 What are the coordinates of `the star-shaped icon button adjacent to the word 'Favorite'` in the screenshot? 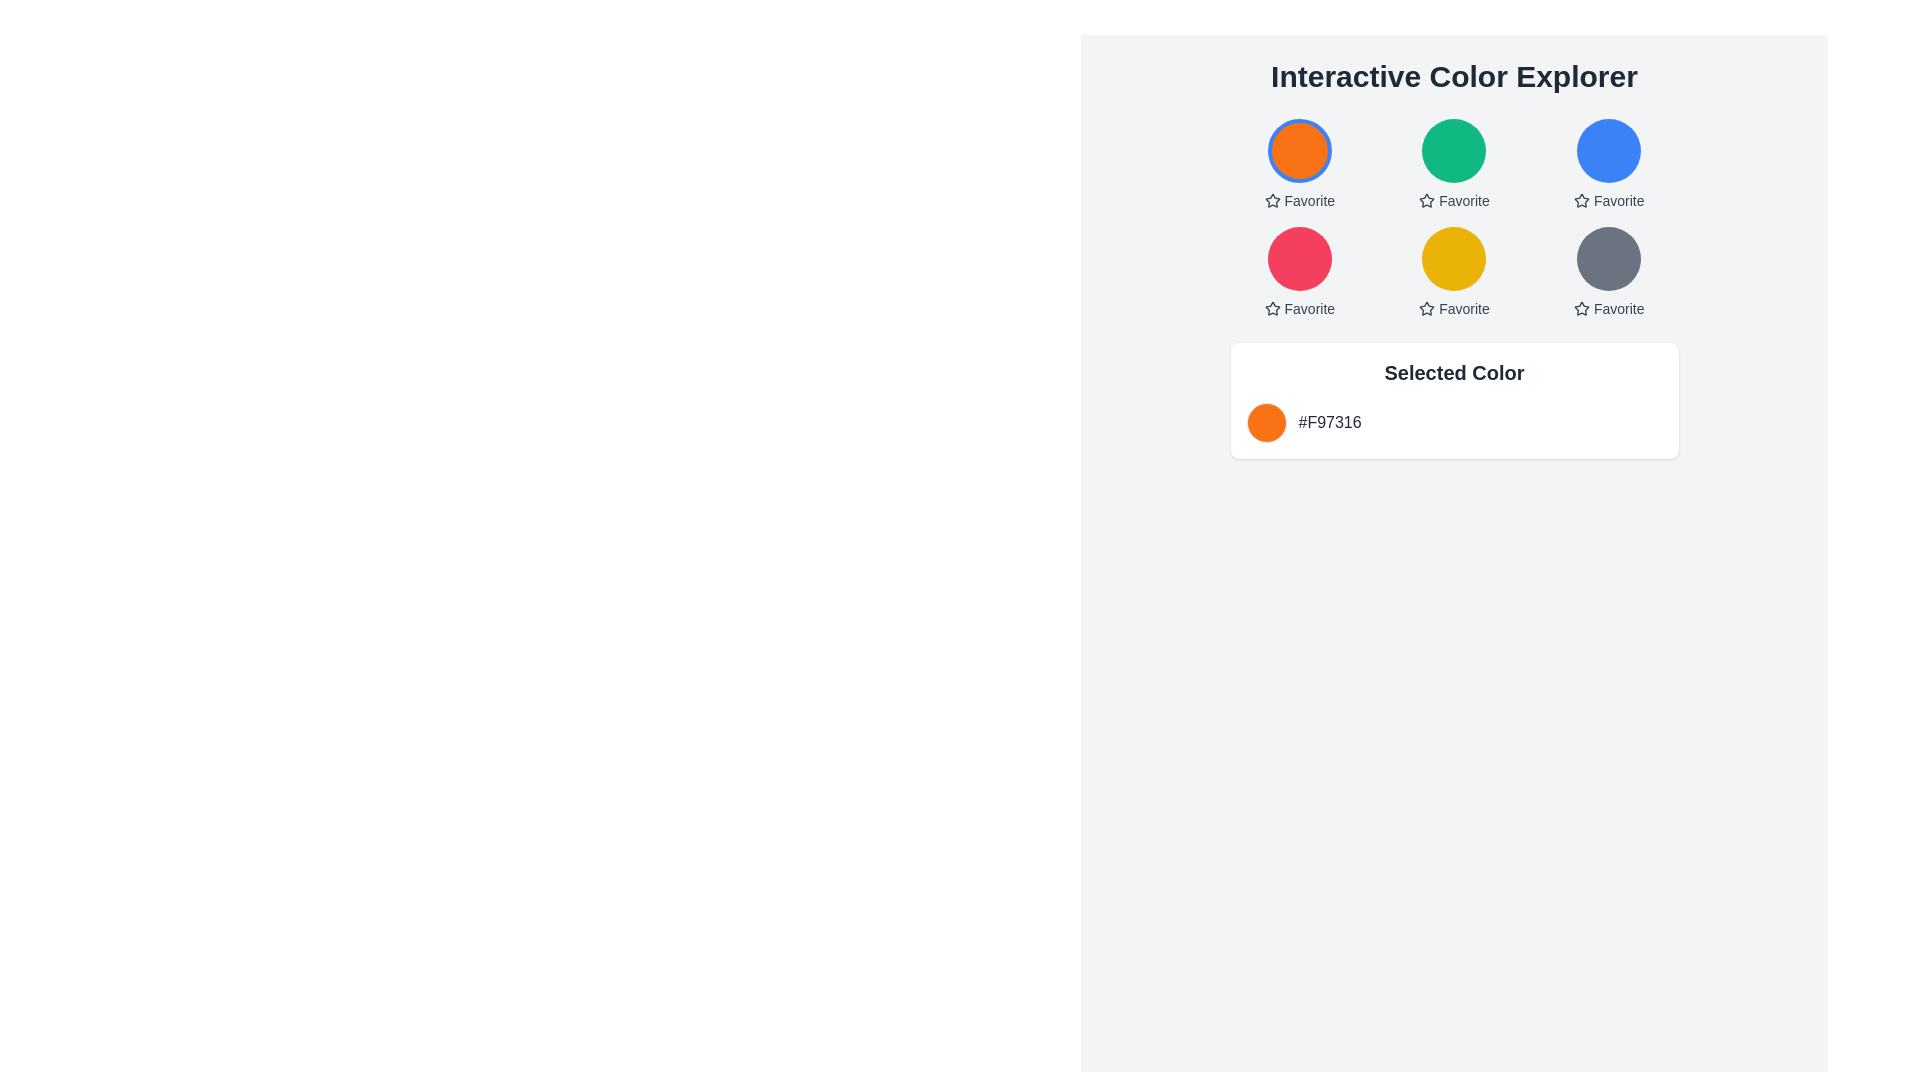 It's located at (1425, 200).